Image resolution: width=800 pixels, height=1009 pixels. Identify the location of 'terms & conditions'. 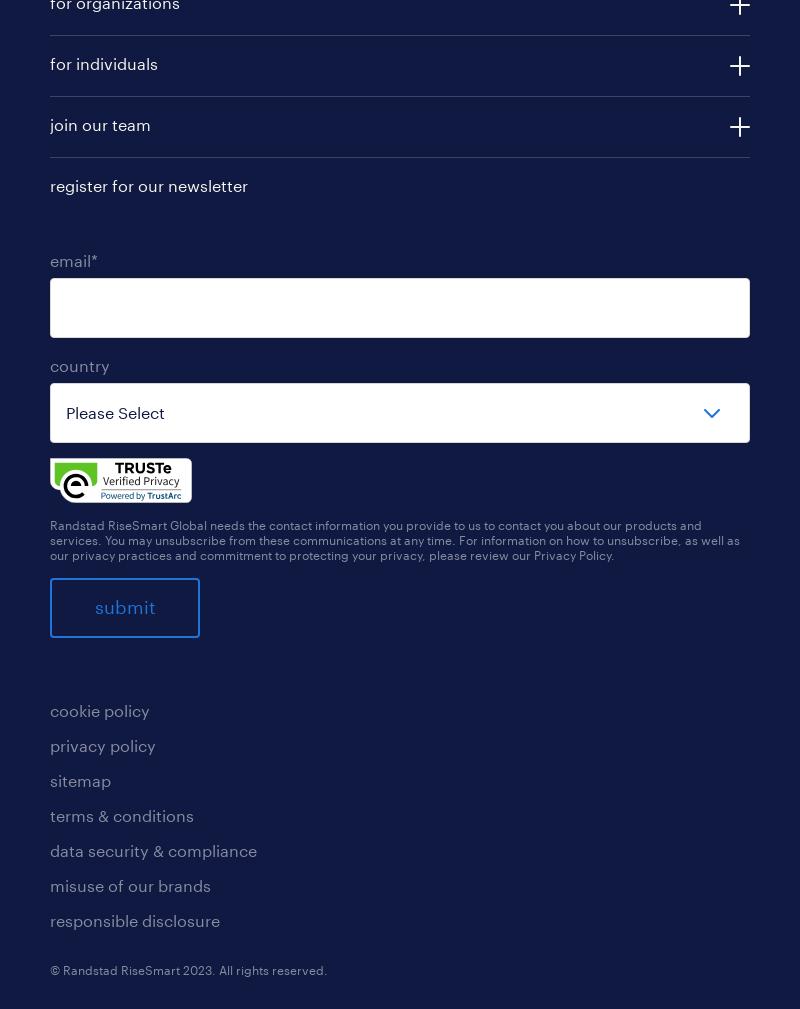
(121, 814).